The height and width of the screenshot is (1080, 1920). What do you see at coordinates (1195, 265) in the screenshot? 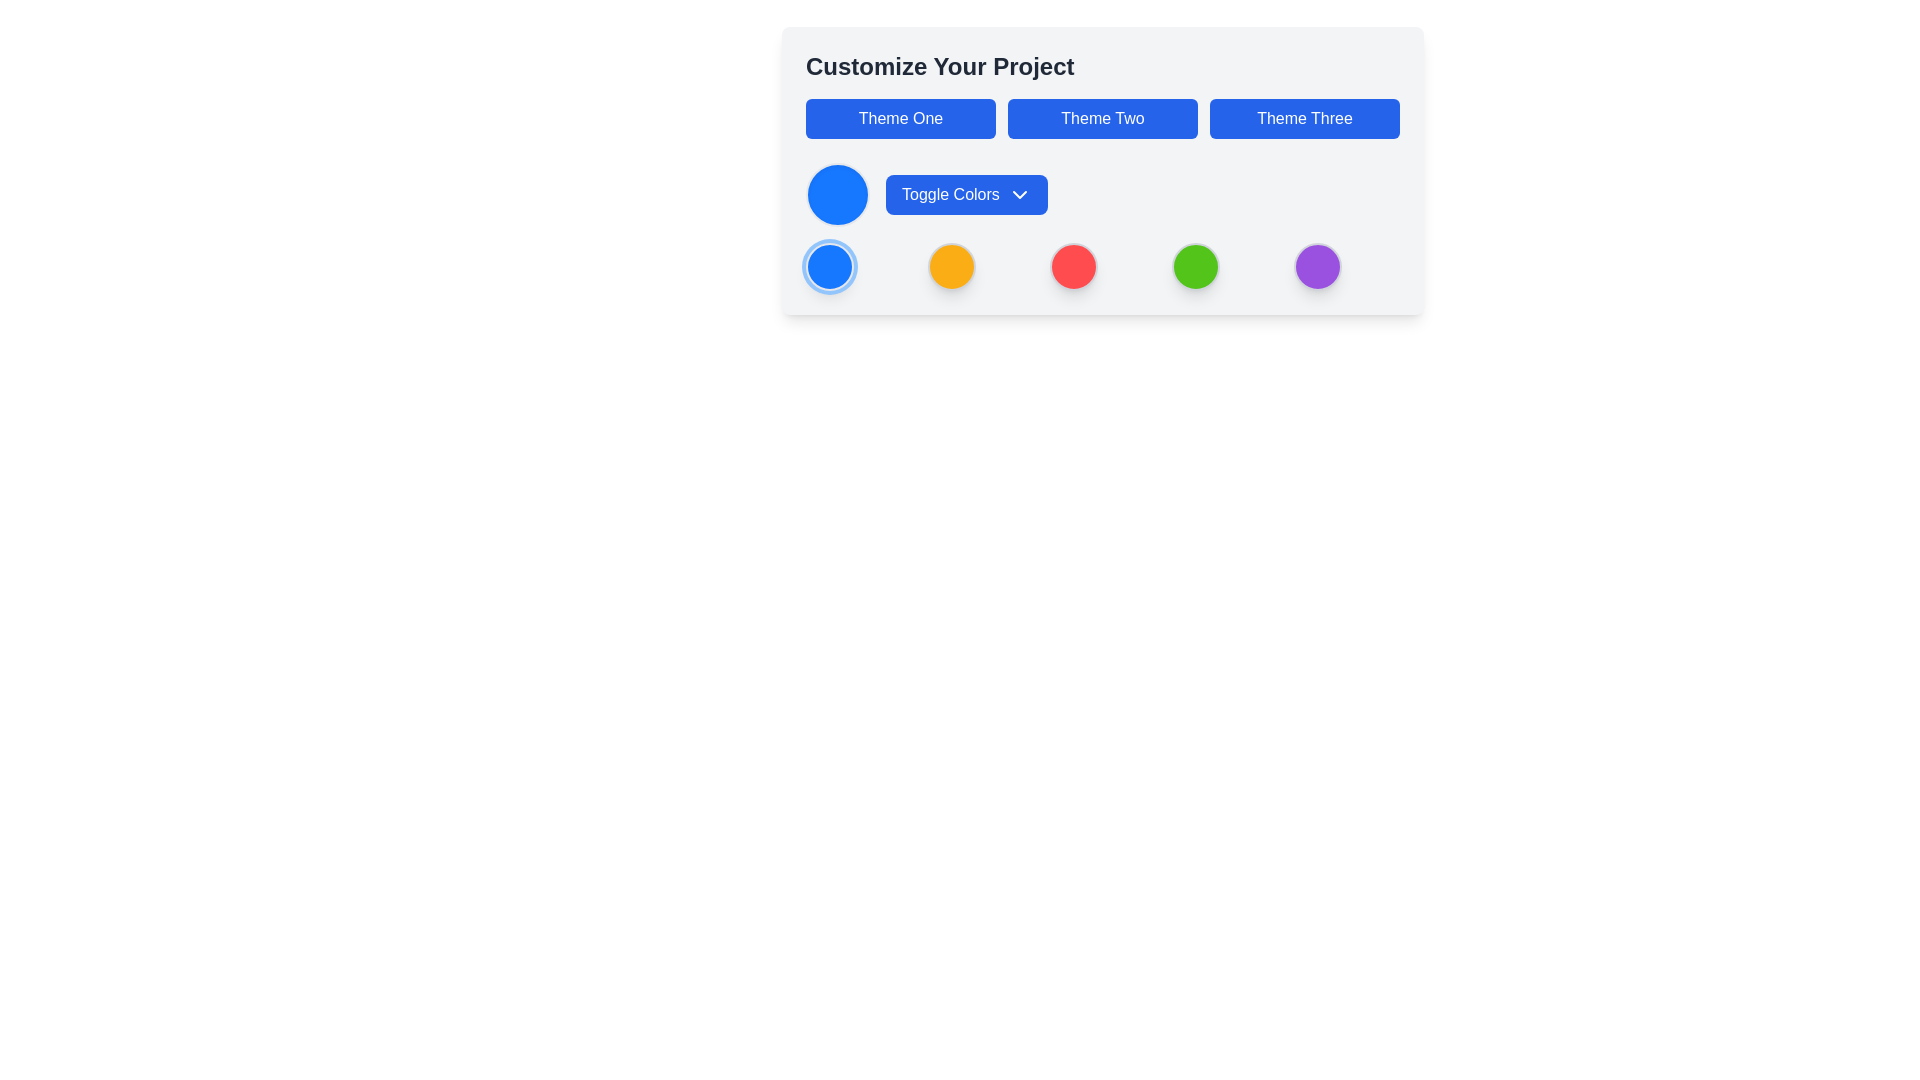
I see `the fourth circular button with a green background located below the 'Toggle Colors' dropdown menu` at bounding box center [1195, 265].